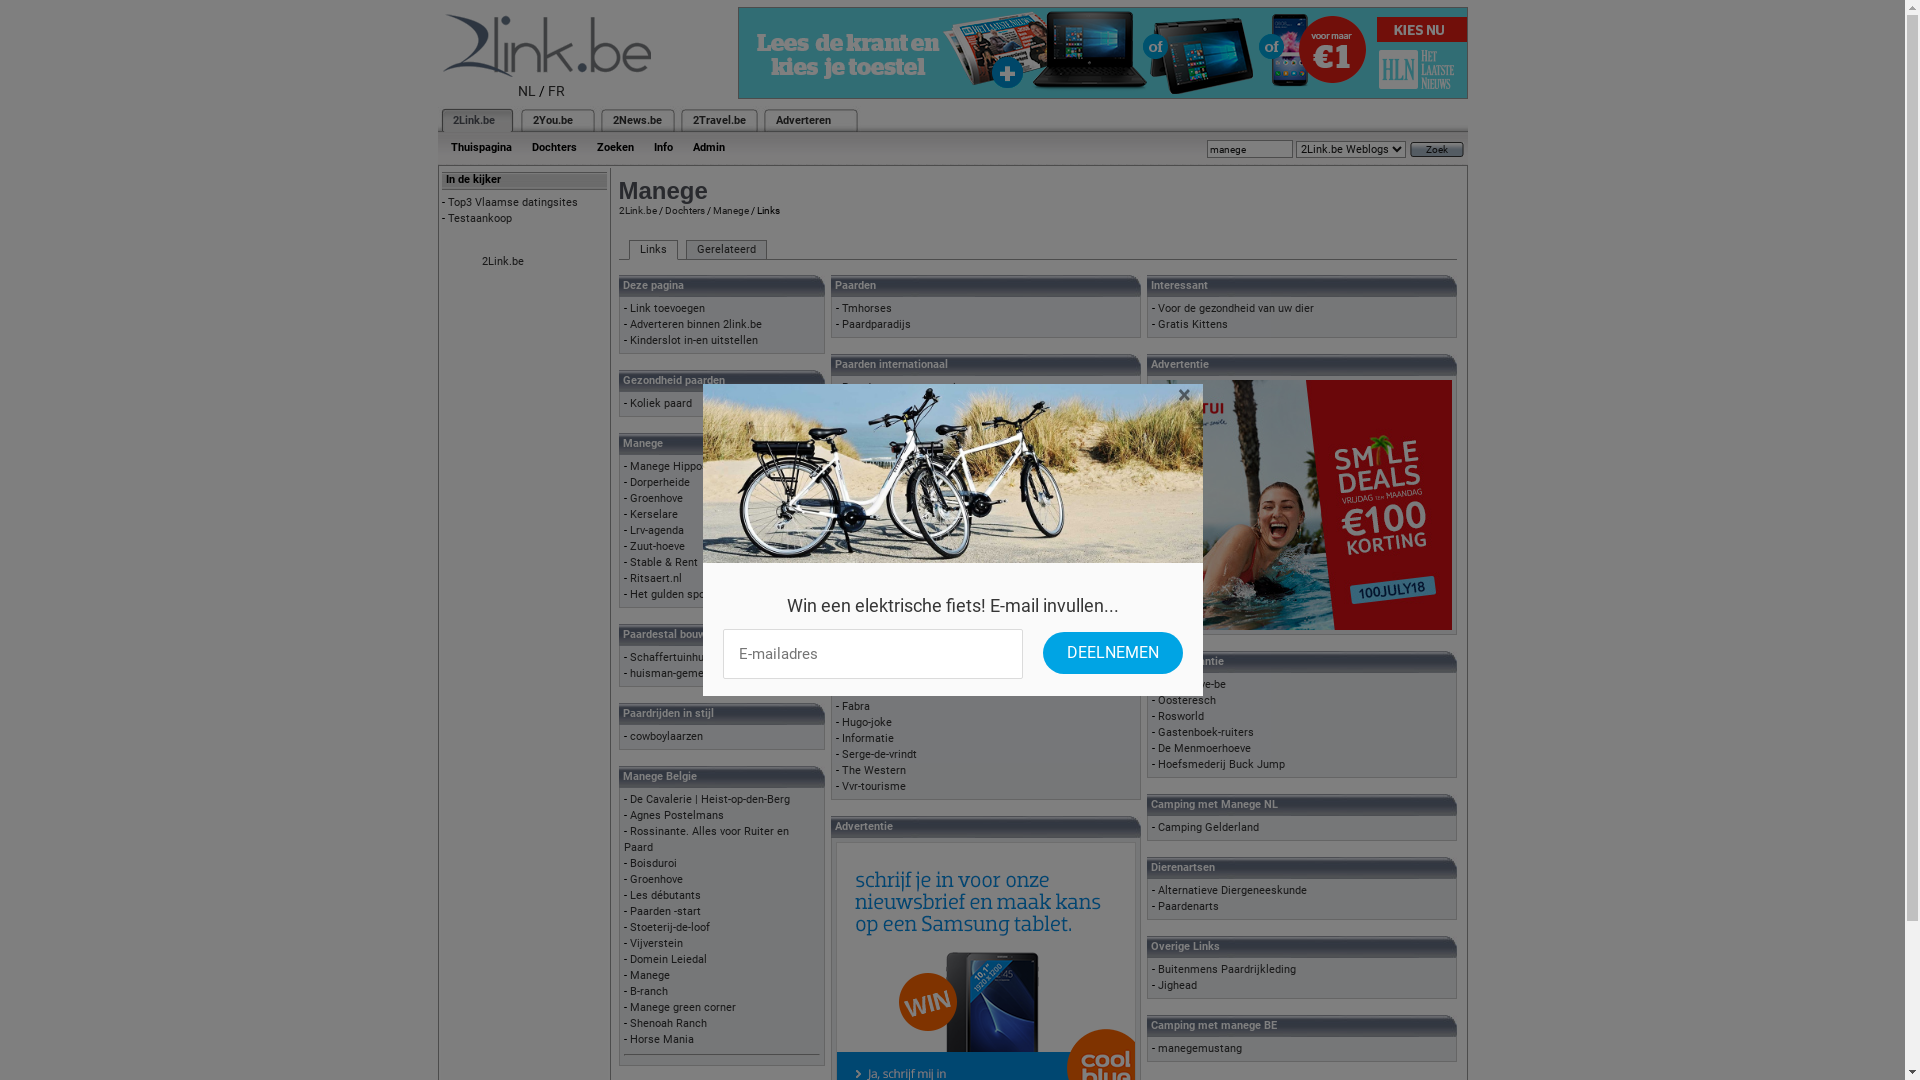  I want to click on 'Ritsaert.nl', so click(656, 578).